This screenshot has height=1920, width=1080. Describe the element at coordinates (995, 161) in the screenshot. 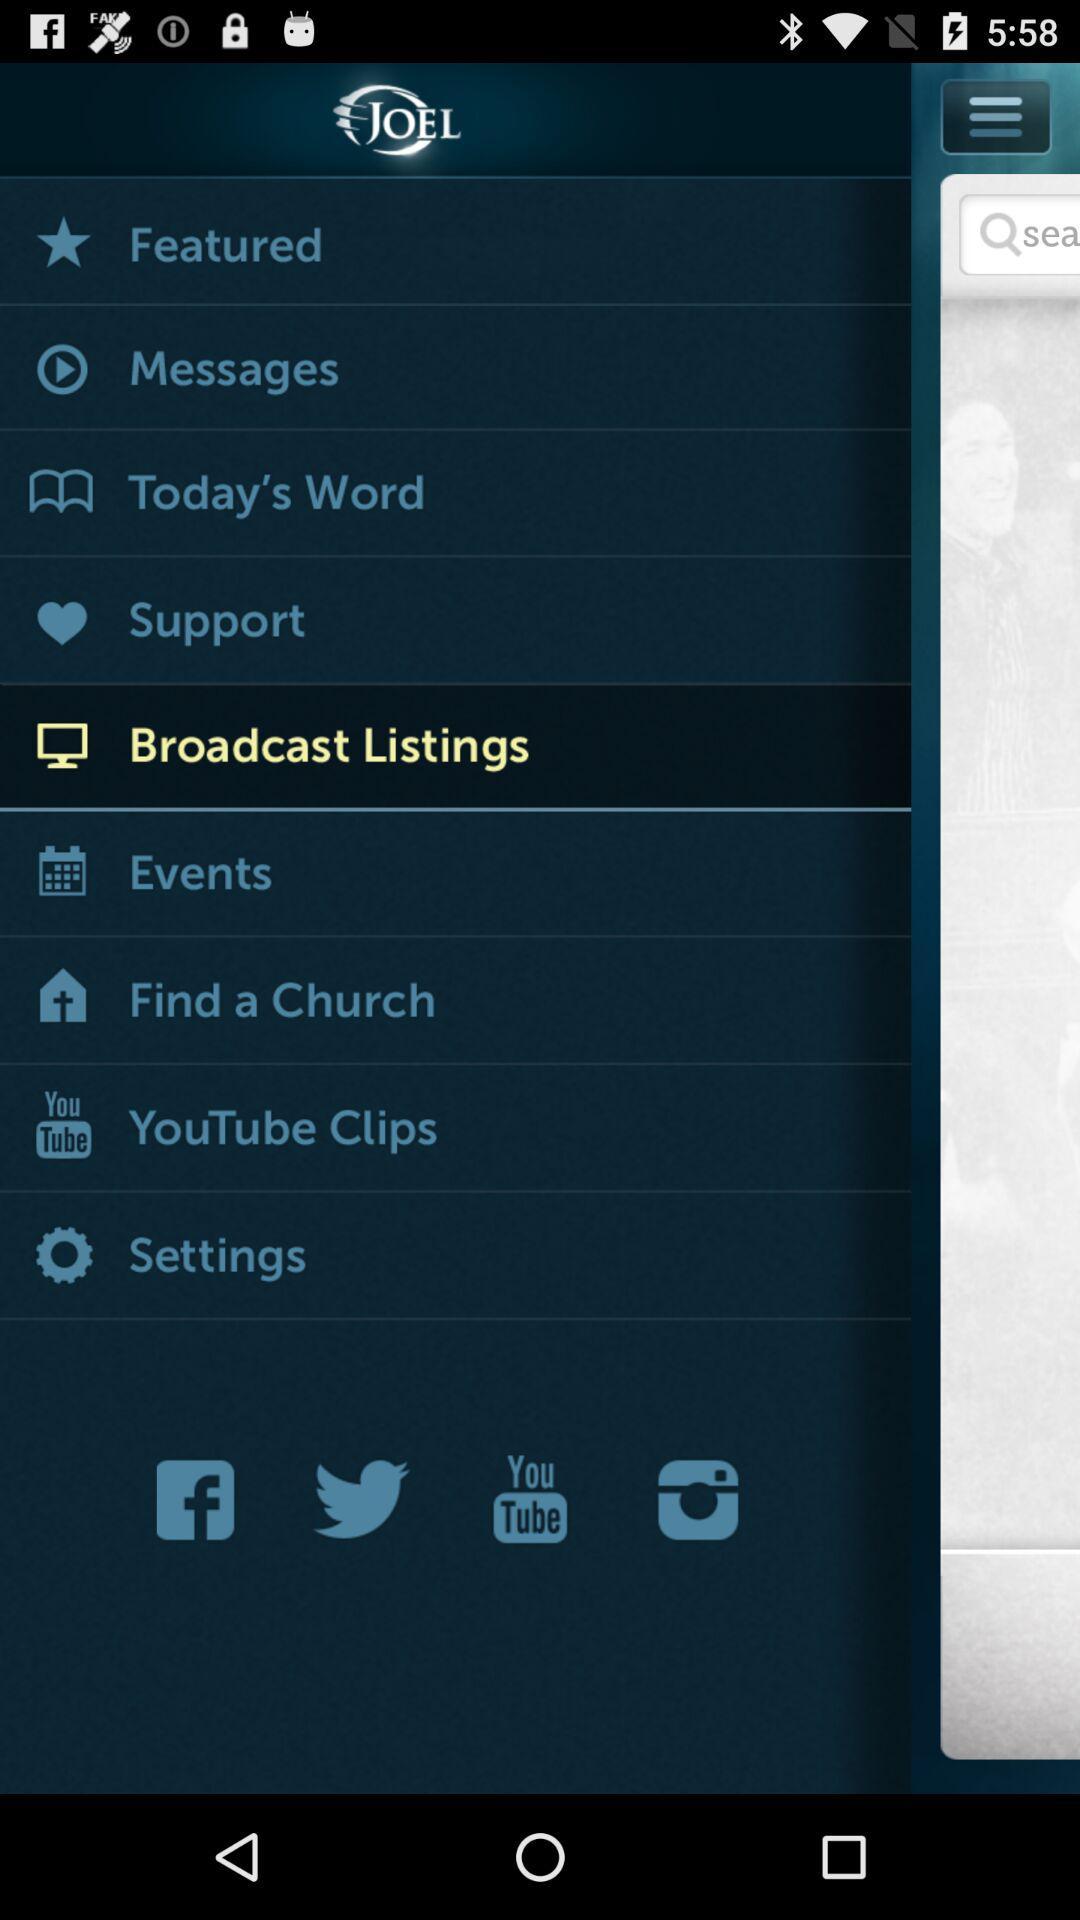

I see `menu option` at that location.